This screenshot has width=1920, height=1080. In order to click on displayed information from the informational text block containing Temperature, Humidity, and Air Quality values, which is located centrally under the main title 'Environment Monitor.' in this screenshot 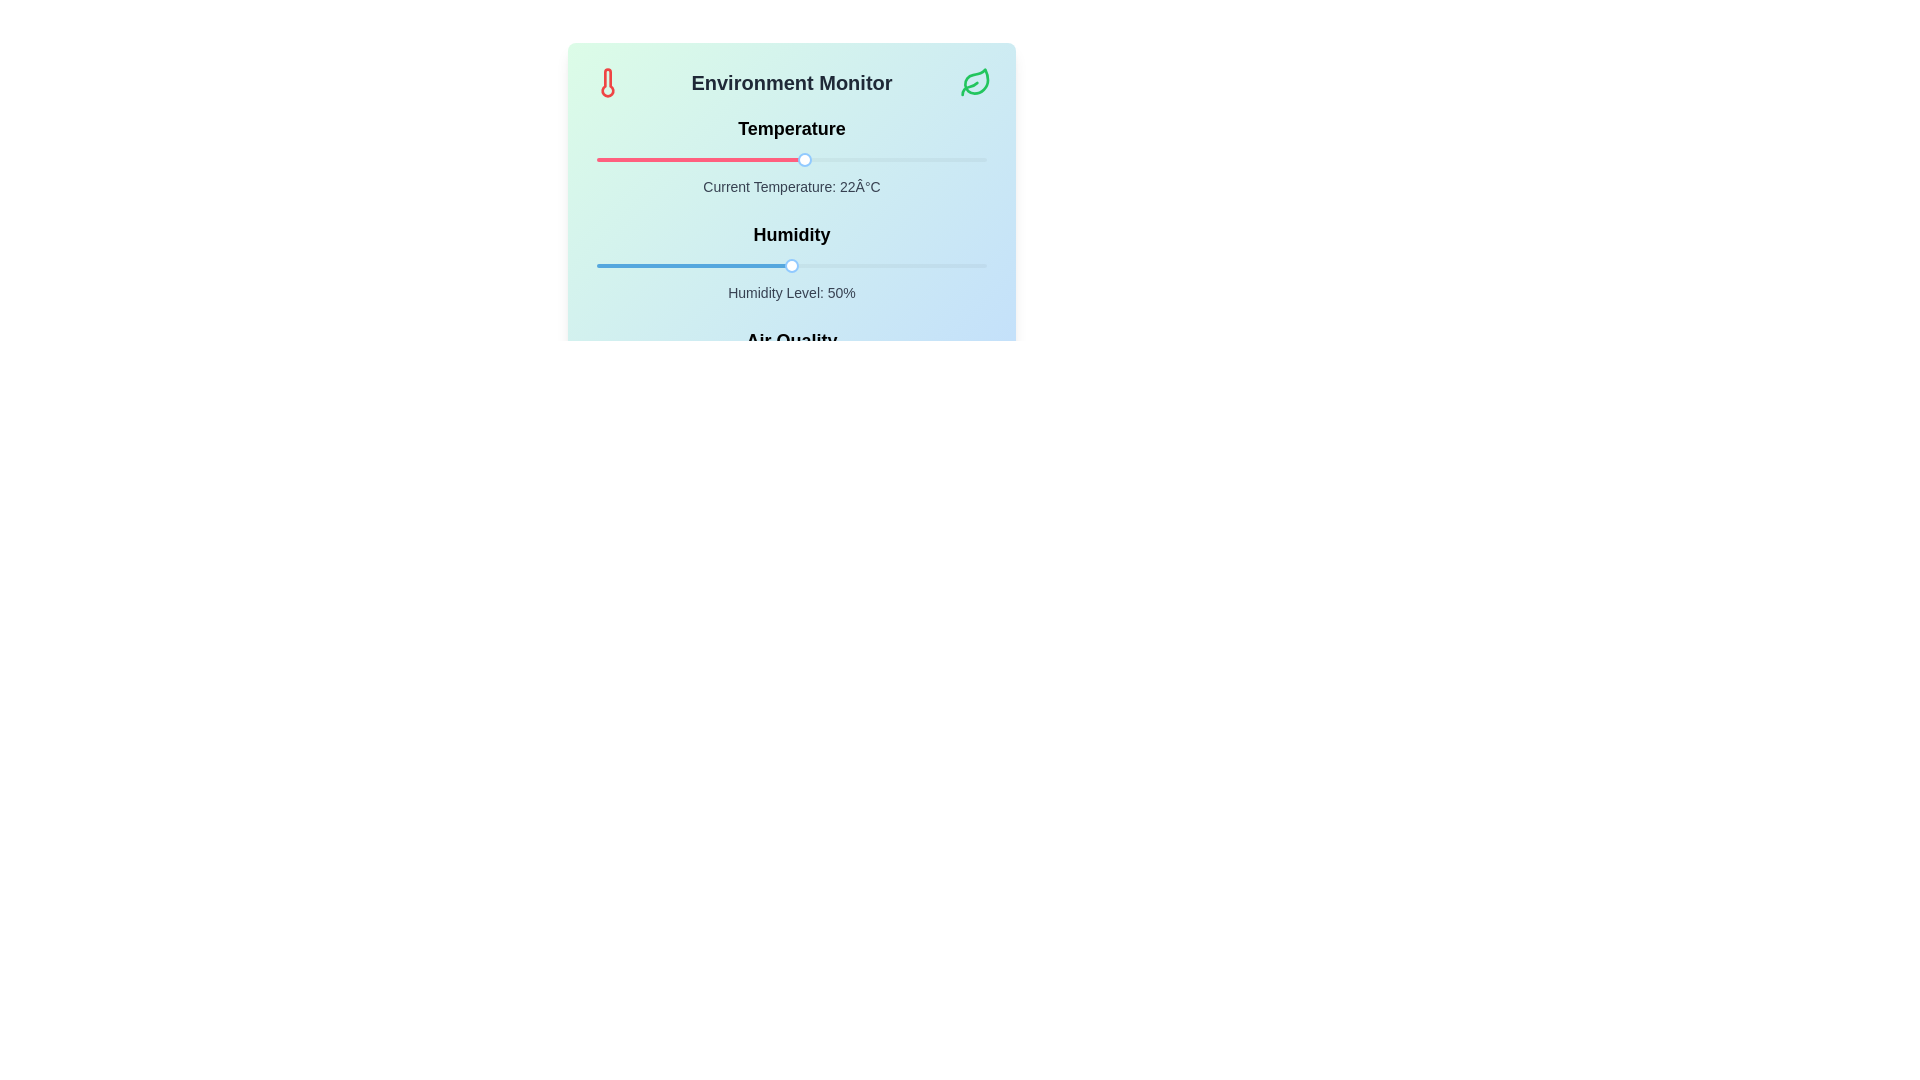, I will do `click(791, 261)`.